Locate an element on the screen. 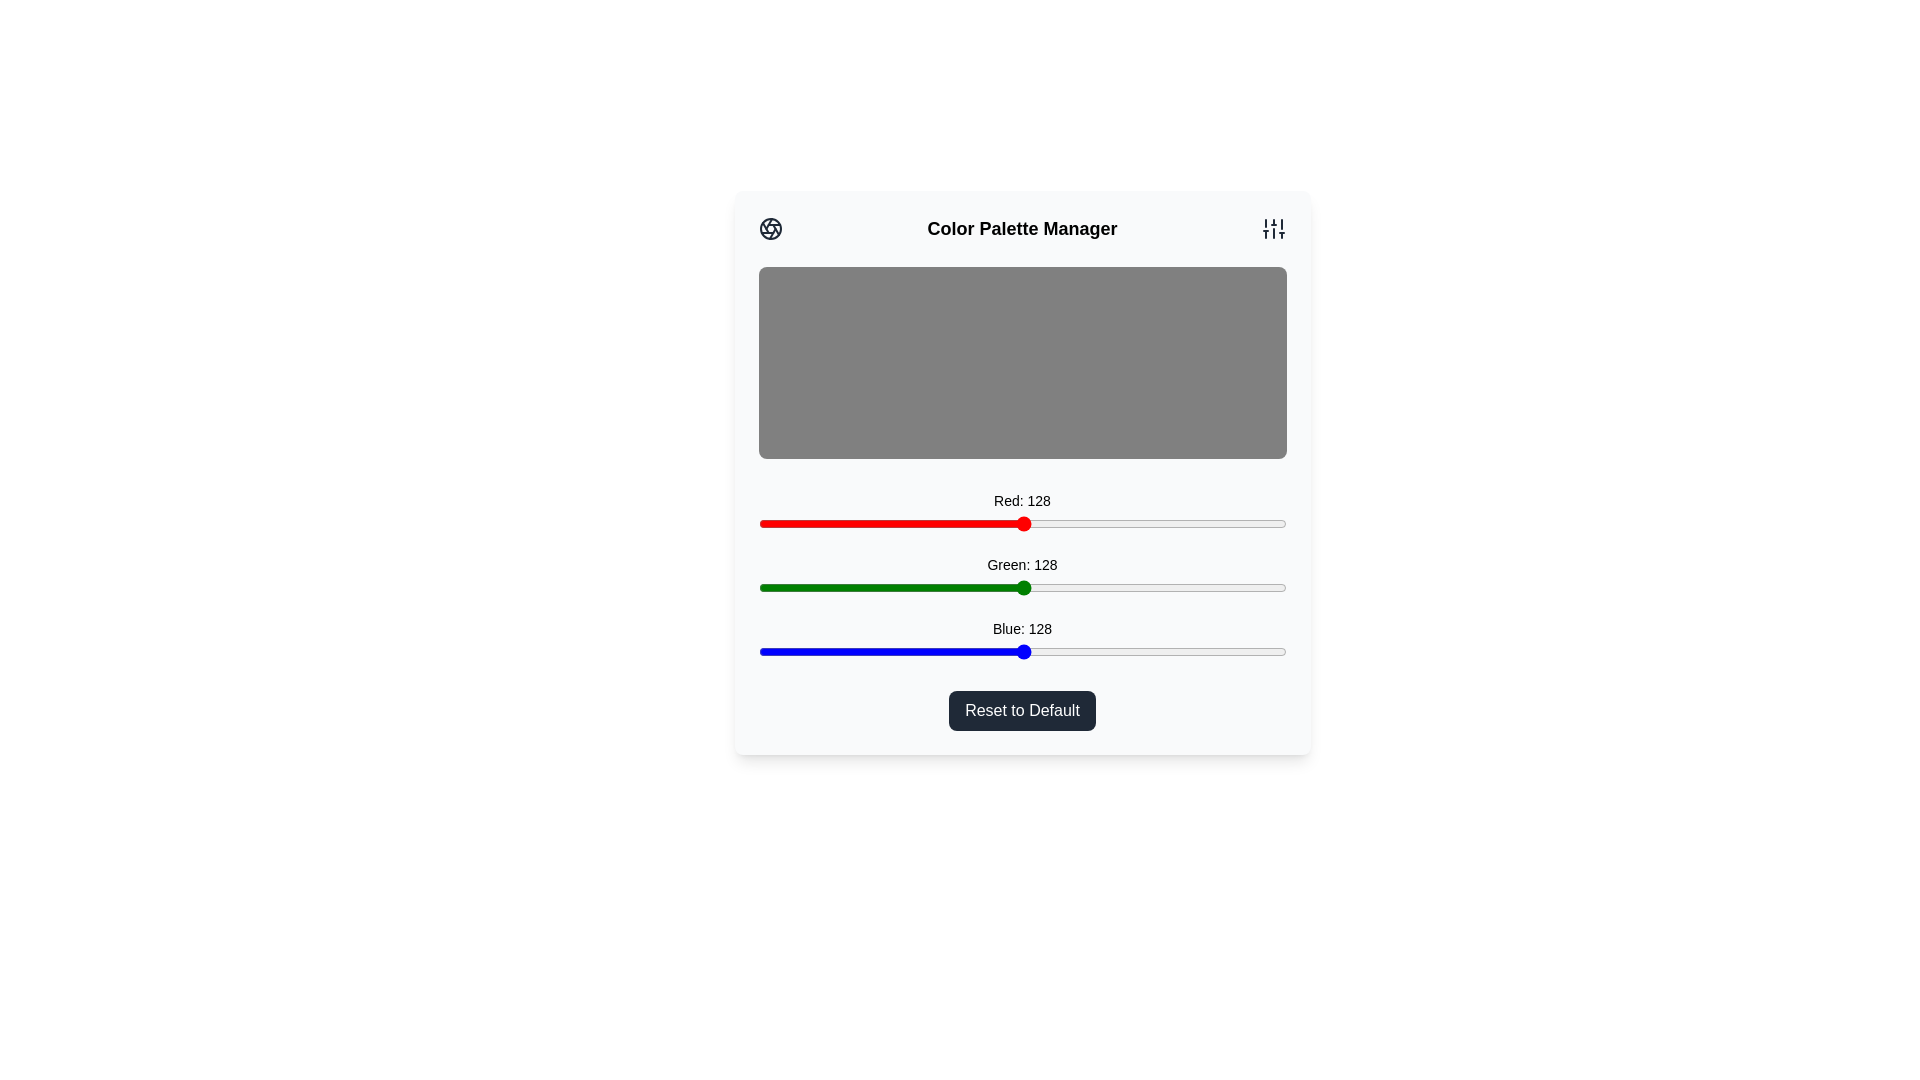  the aperture icon in the header is located at coordinates (769, 227).